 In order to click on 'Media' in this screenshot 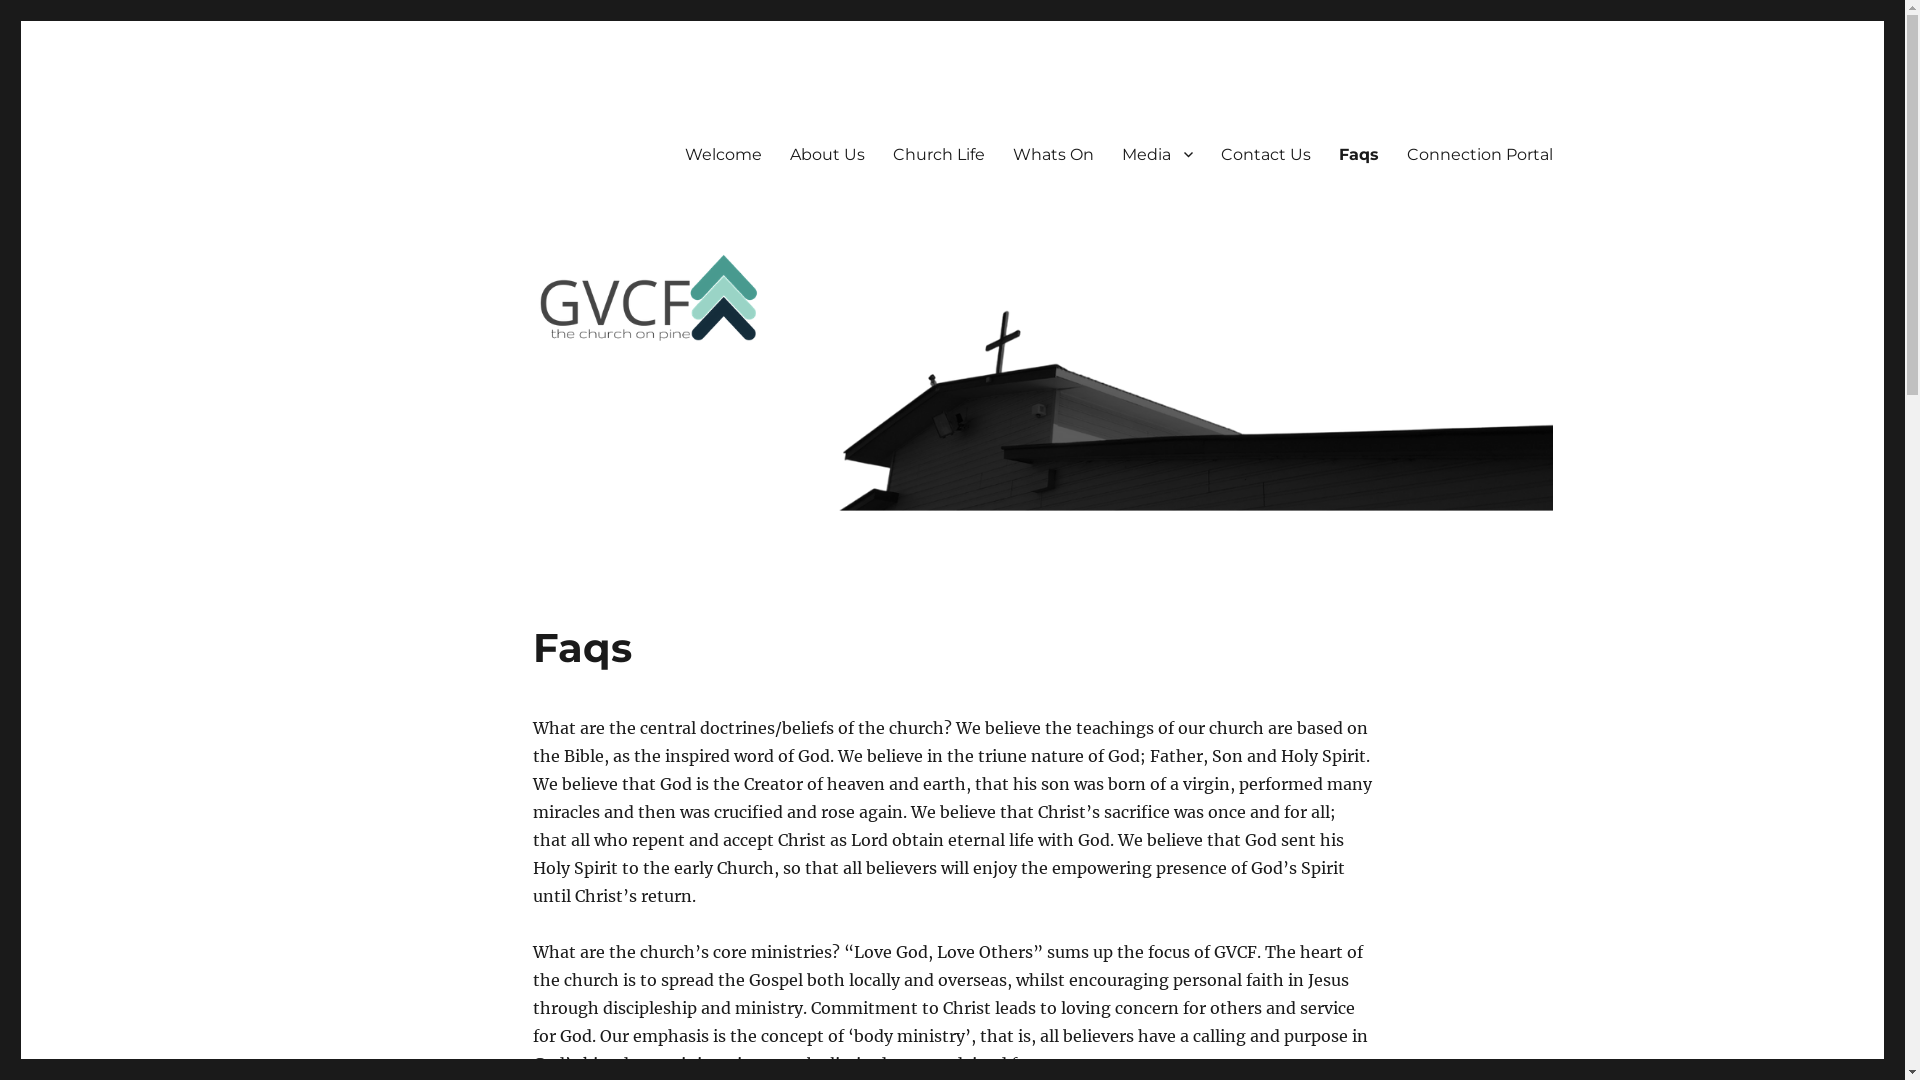, I will do `click(1157, 153)`.